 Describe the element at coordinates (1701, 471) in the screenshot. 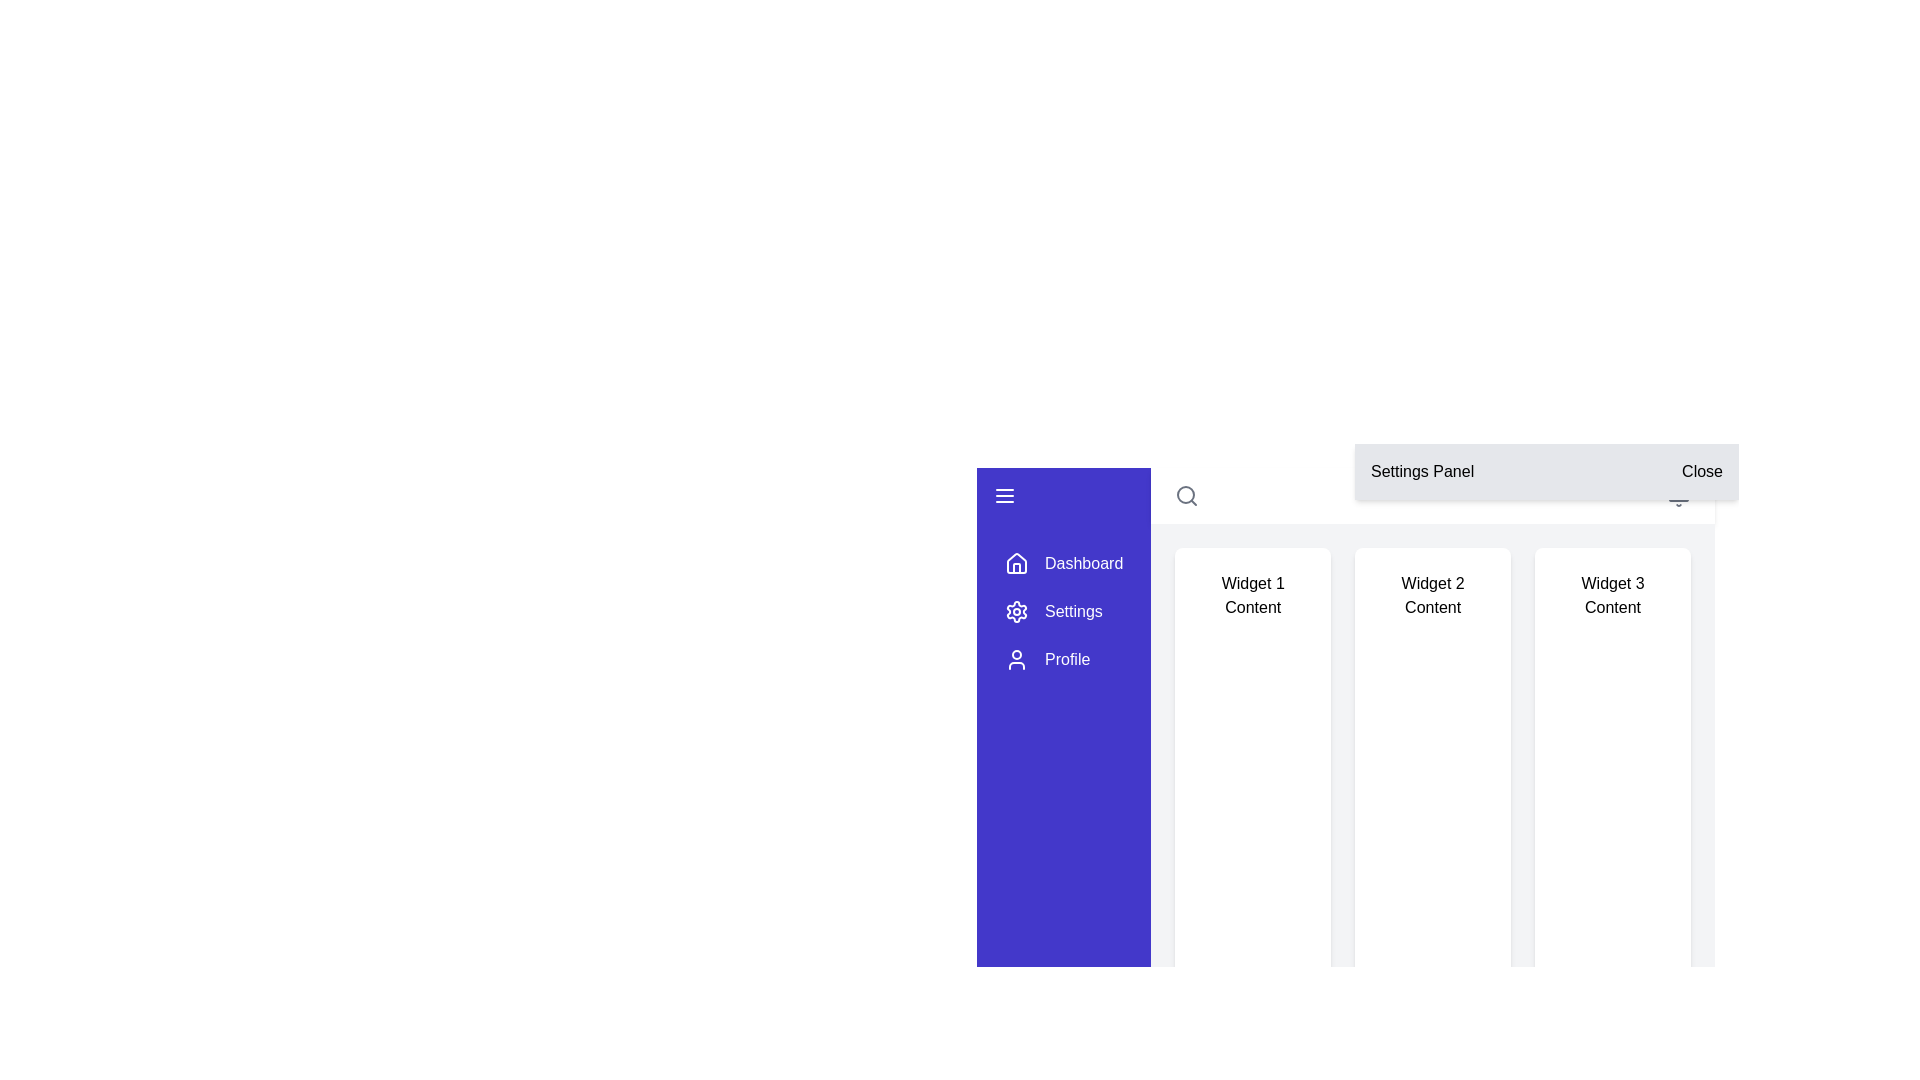

I see `the 'Close' button located at the top-right corner of the gray header bar of the 'Settings Panel'` at that location.